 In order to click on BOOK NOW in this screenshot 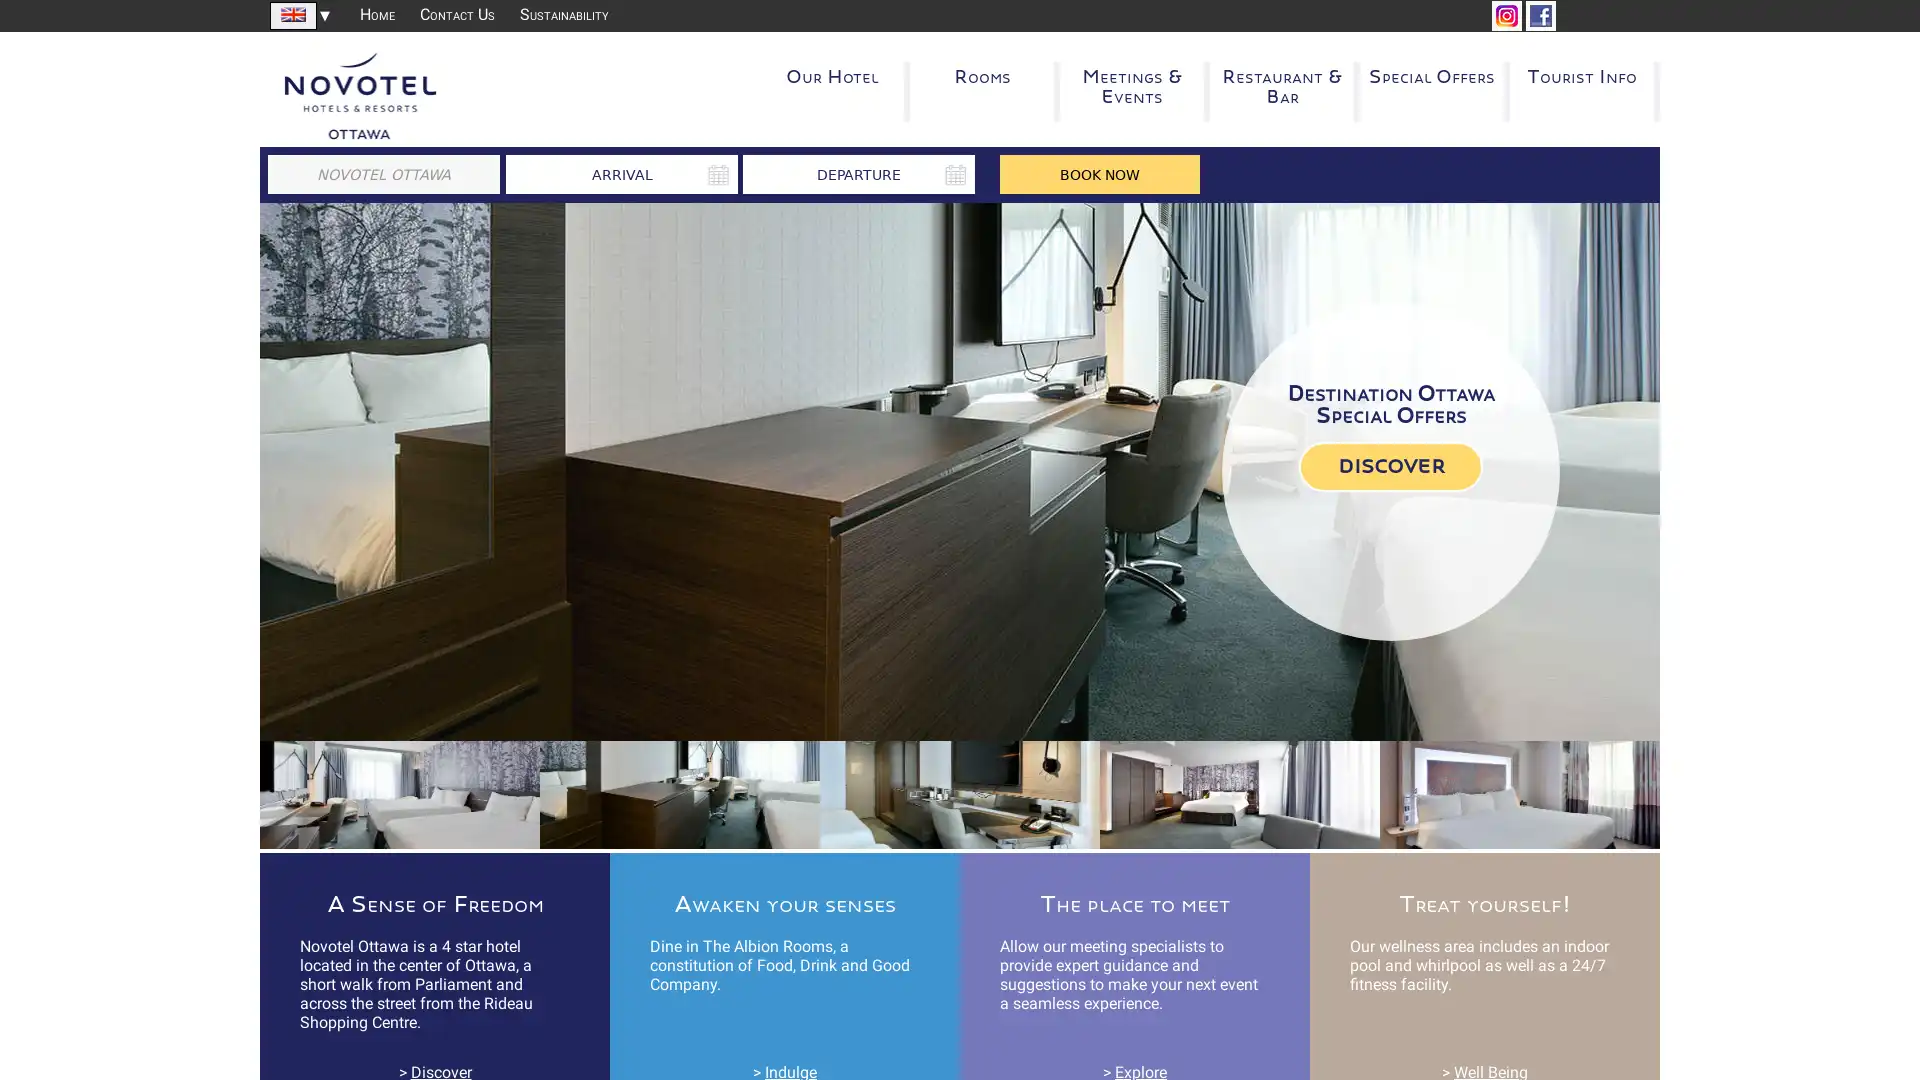, I will do `click(1098, 173)`.